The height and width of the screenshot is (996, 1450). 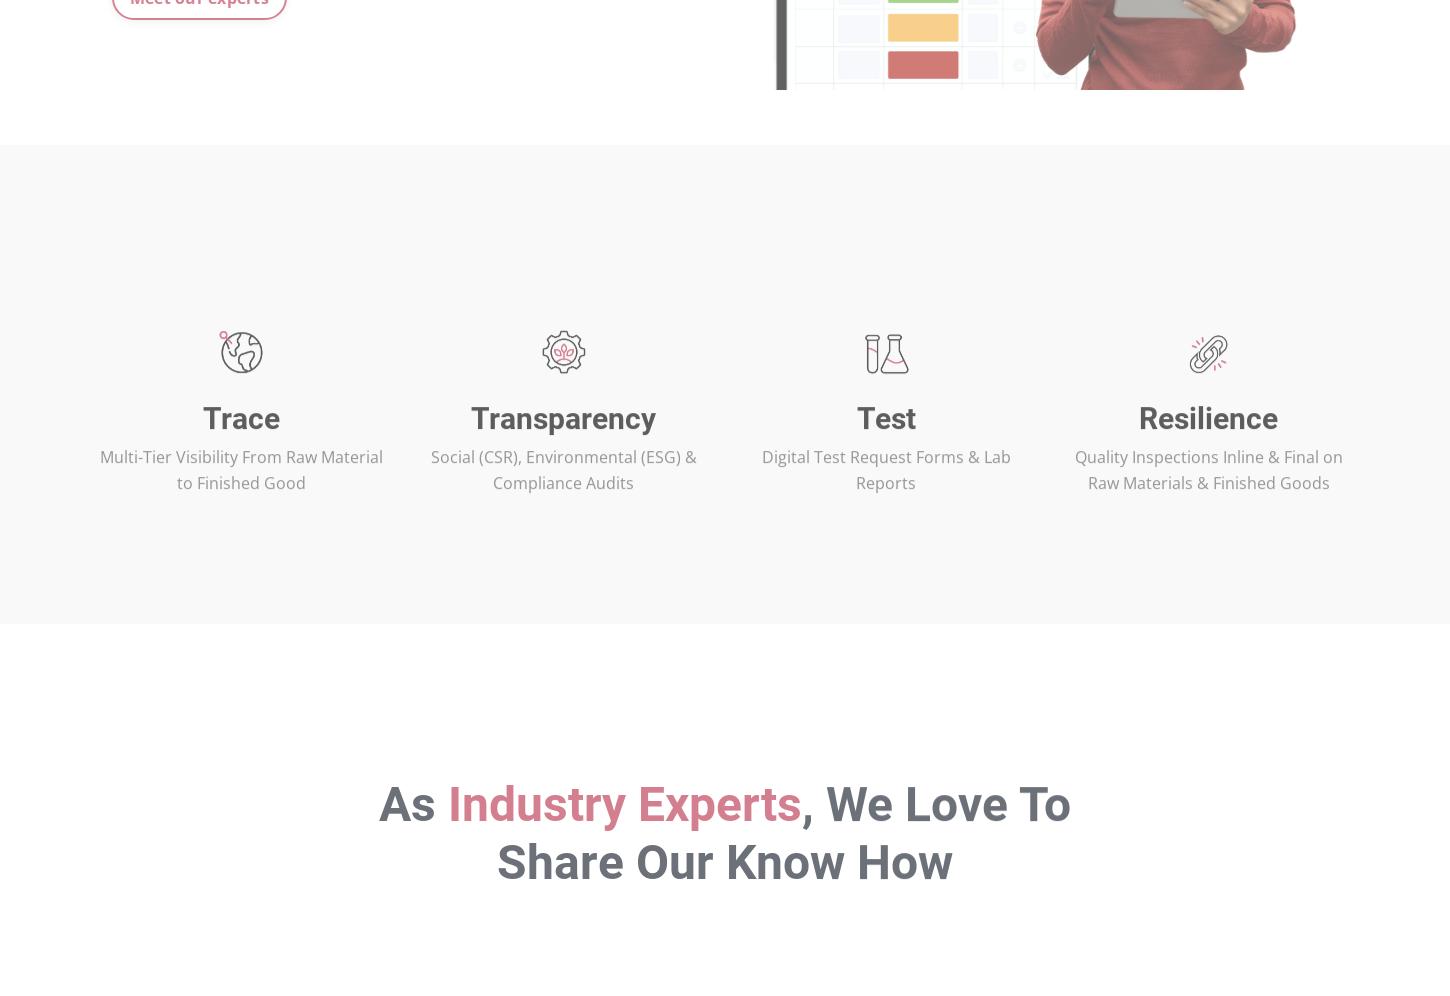 I want to click on ', We Love To Share Our Know How', so click(x=784, y=895).